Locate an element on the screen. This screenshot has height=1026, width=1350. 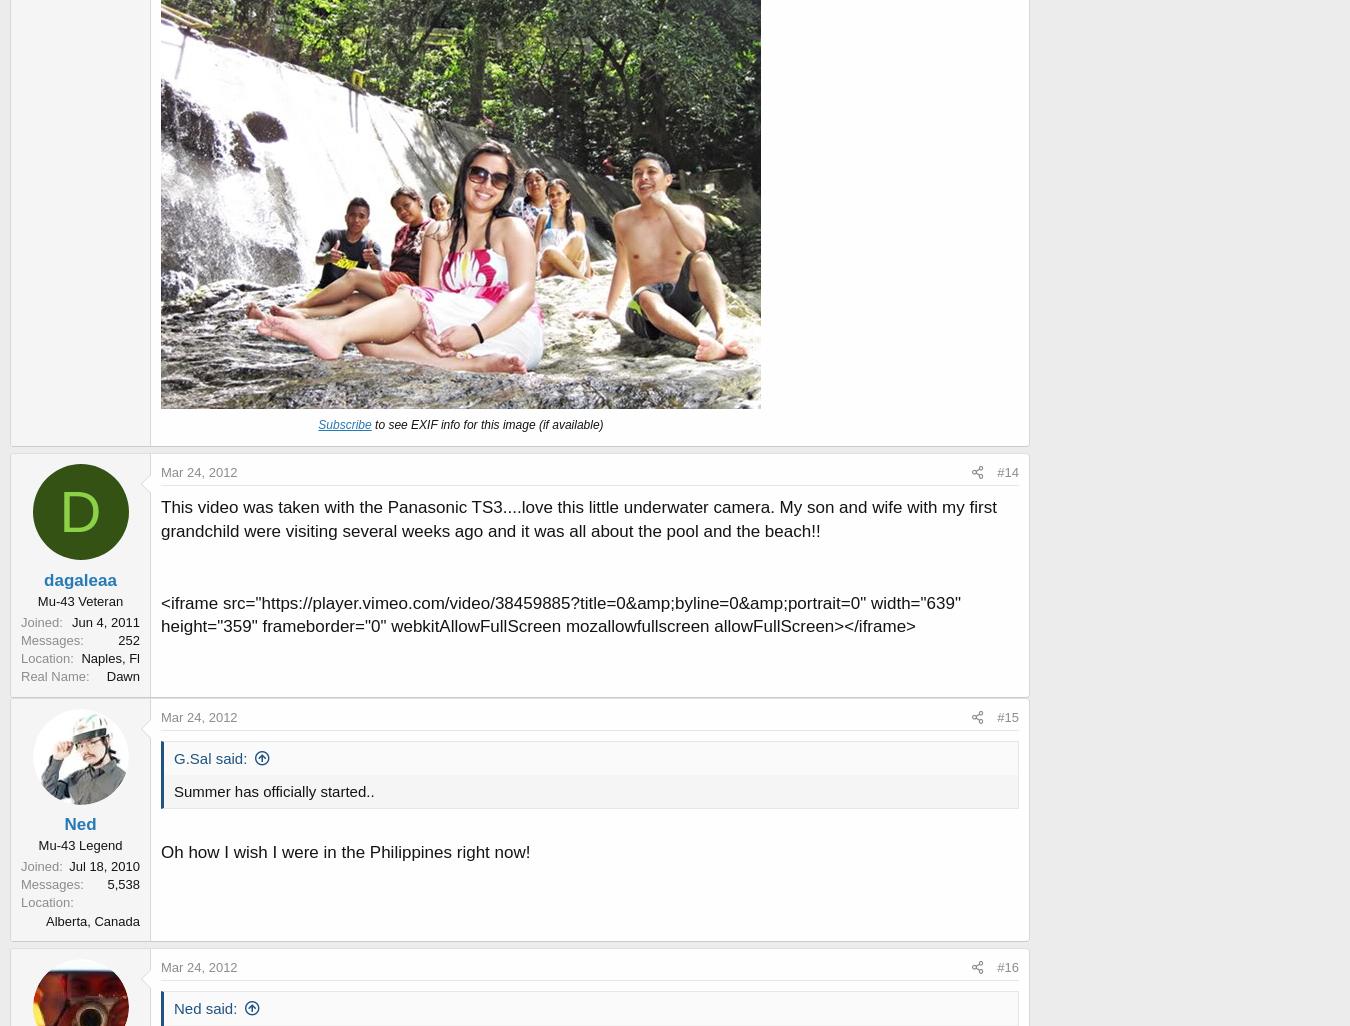
'D' is located at coordinates (79, 510).